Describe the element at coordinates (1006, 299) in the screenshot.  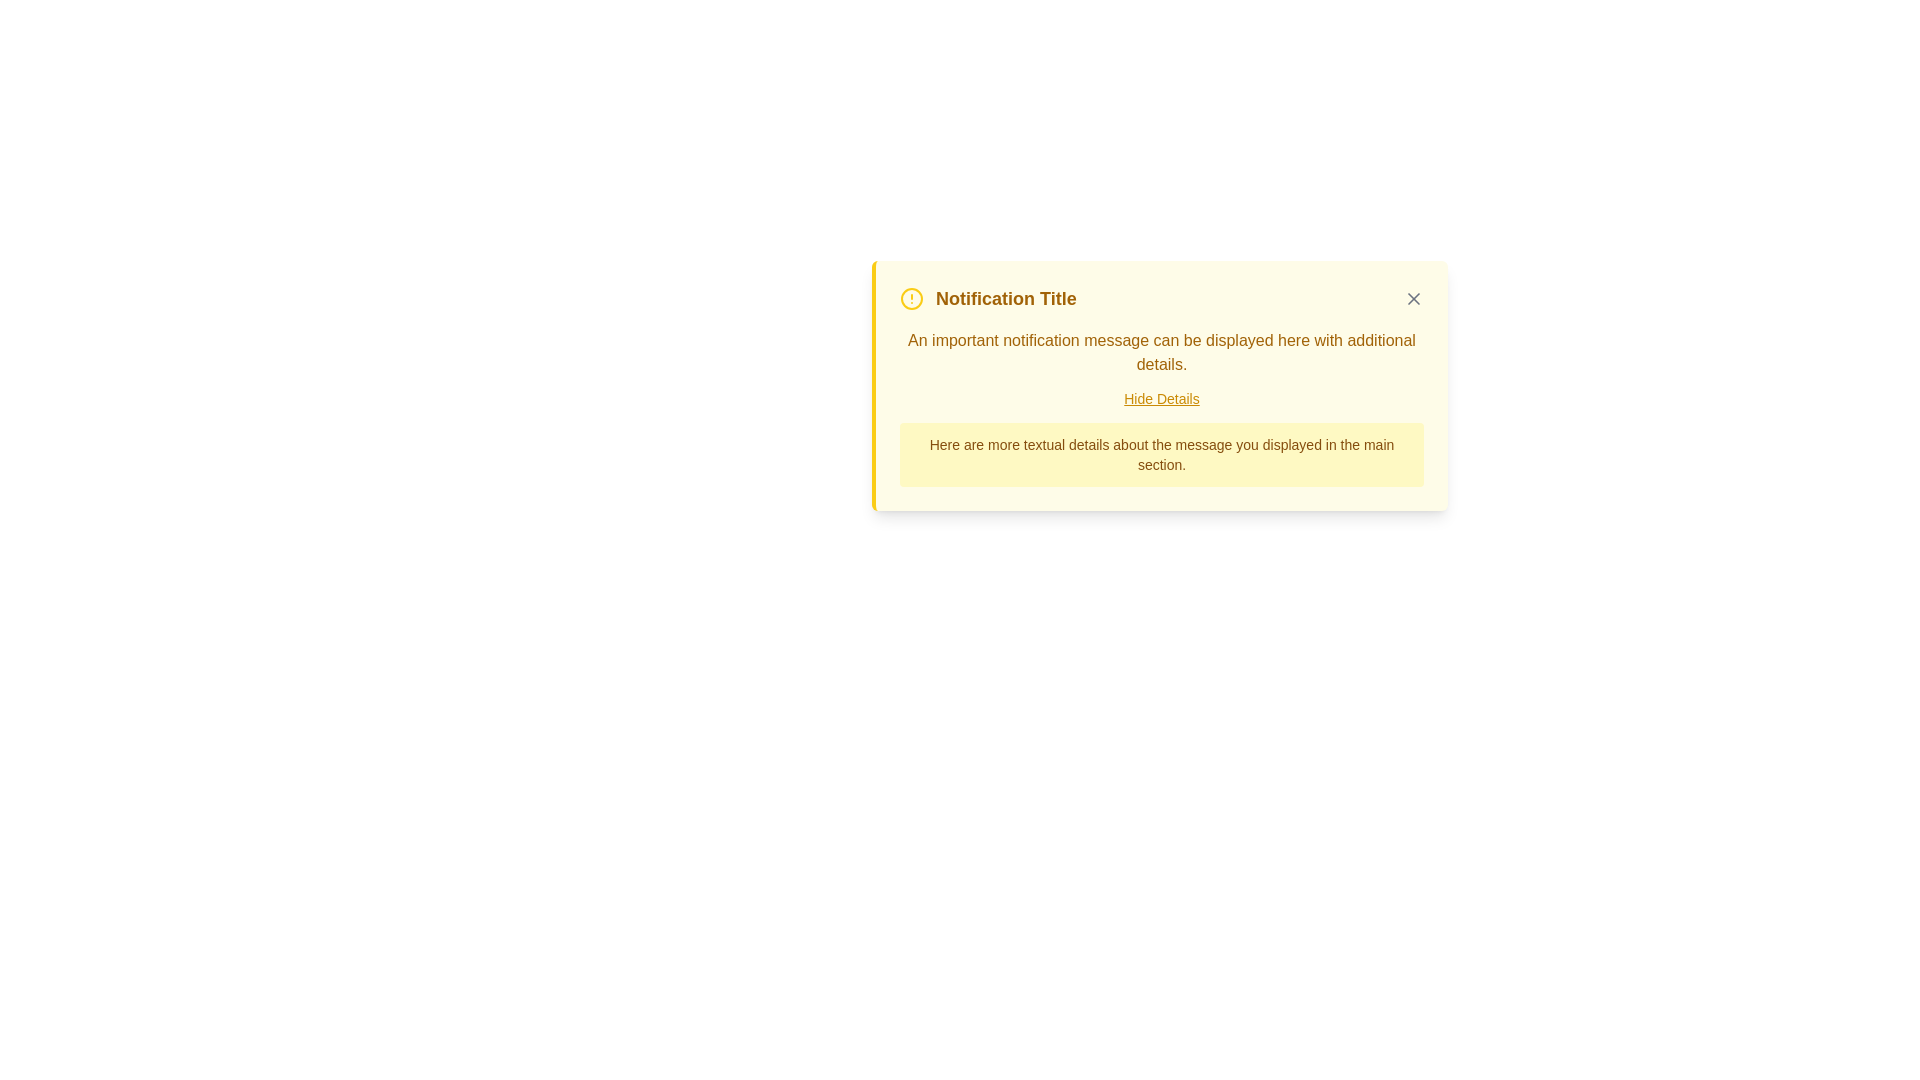
I see `text content from the title Text Label located in the top-left section of the notification card, positioned to the right of a yellow circular icon` at that location.